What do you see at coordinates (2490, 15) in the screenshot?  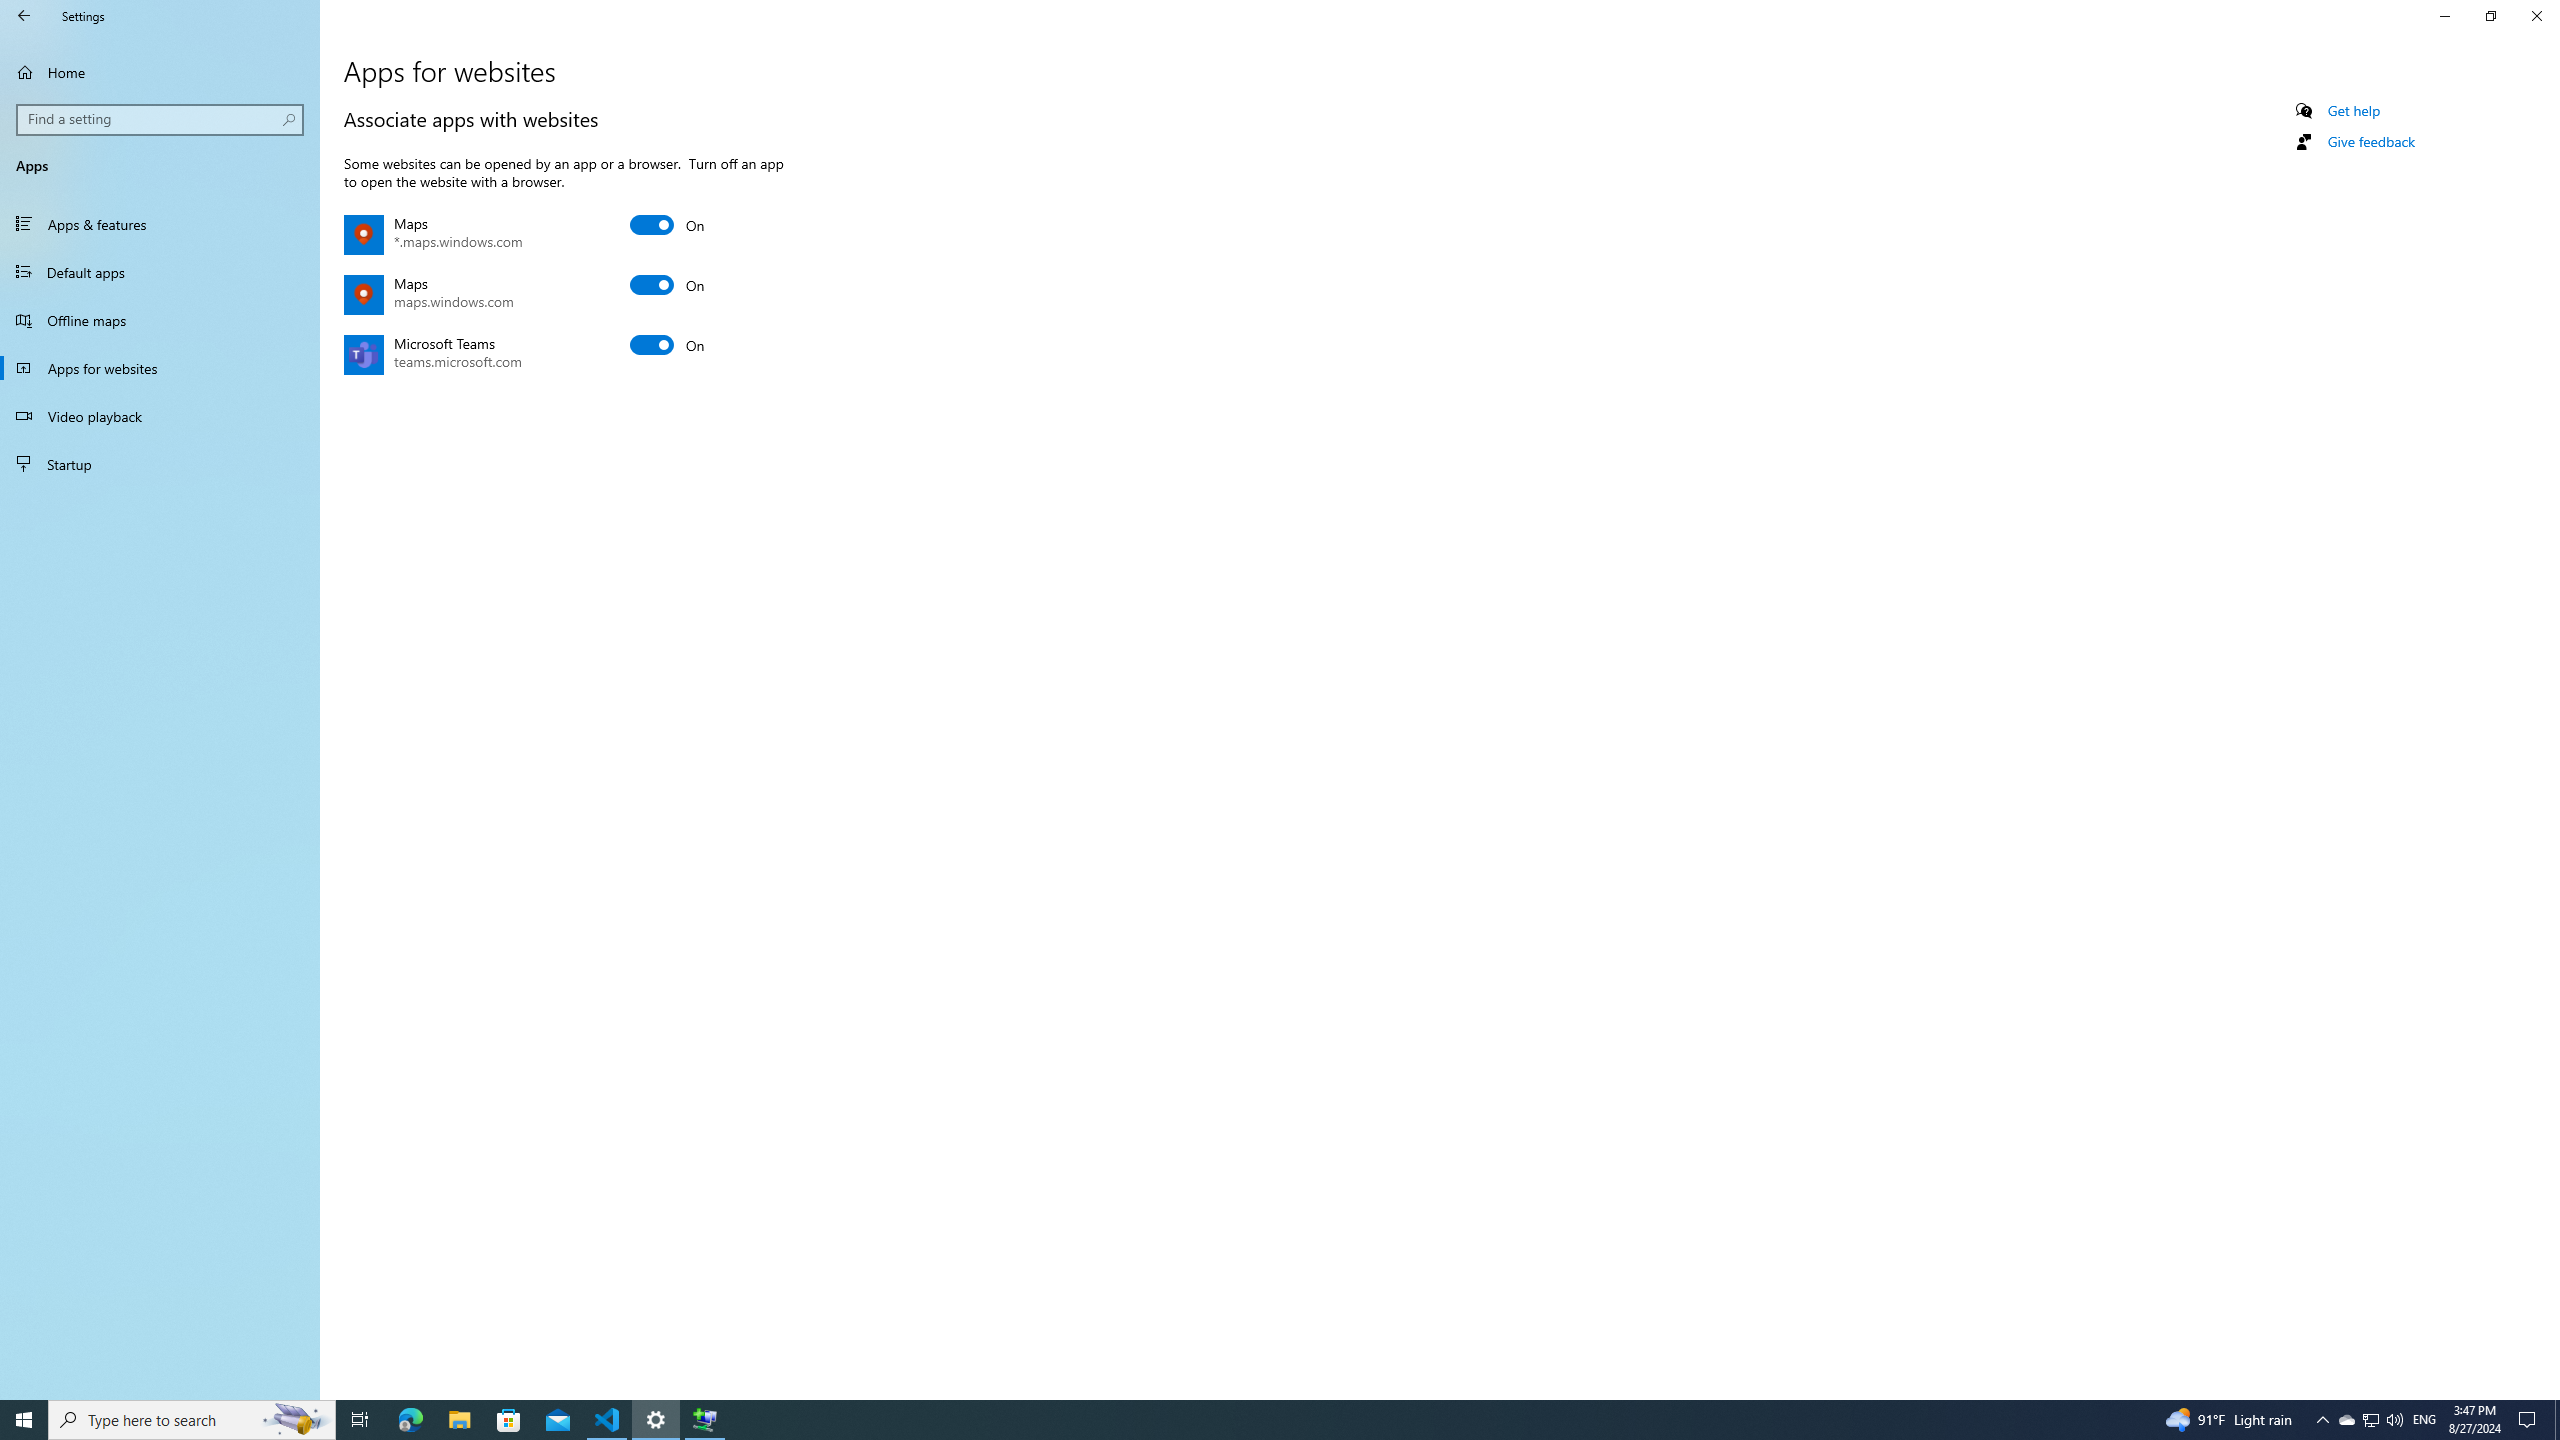 I see `'Restore Settings'` at bounding box center [2490, 15].